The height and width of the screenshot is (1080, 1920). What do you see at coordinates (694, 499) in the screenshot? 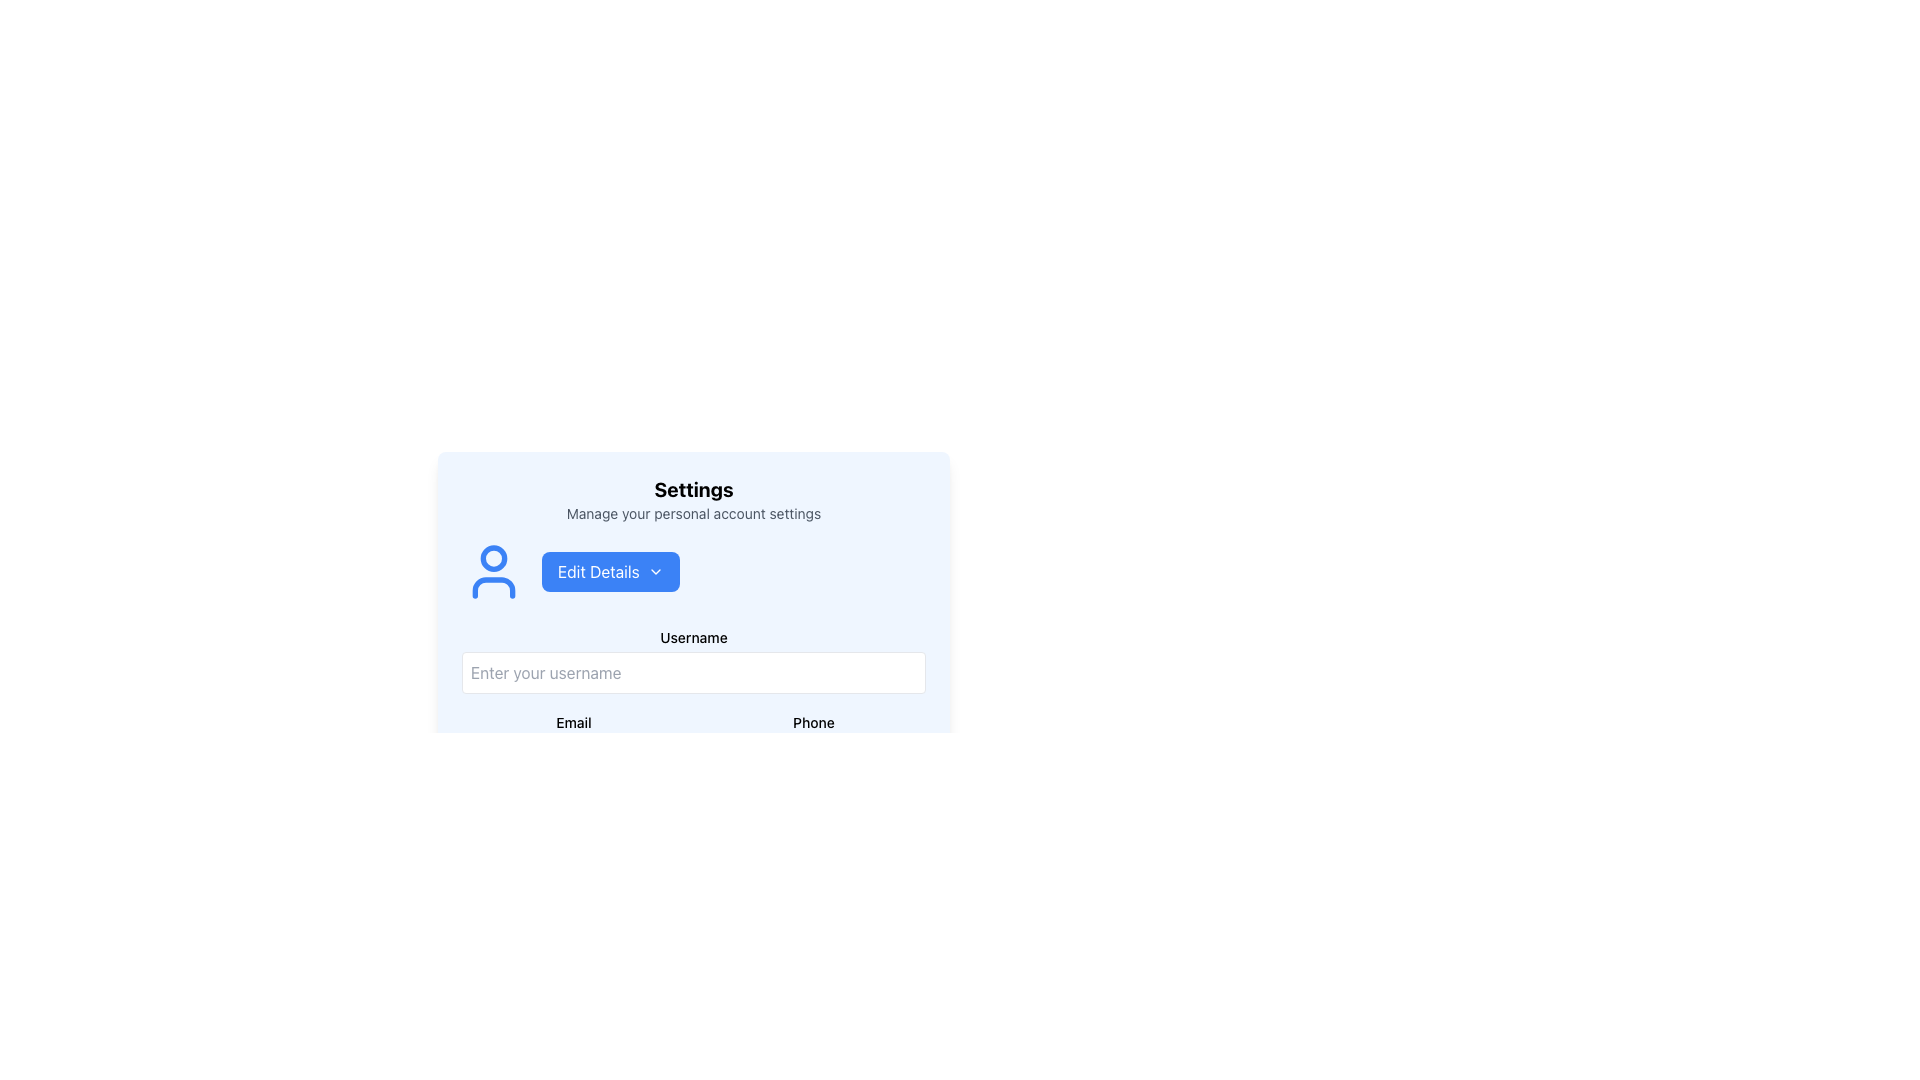
I see `header content of the text block labeled 'Settings' which includes a title in bold and a subtitle about managing personal account settings` at bounding box center [694, 499].